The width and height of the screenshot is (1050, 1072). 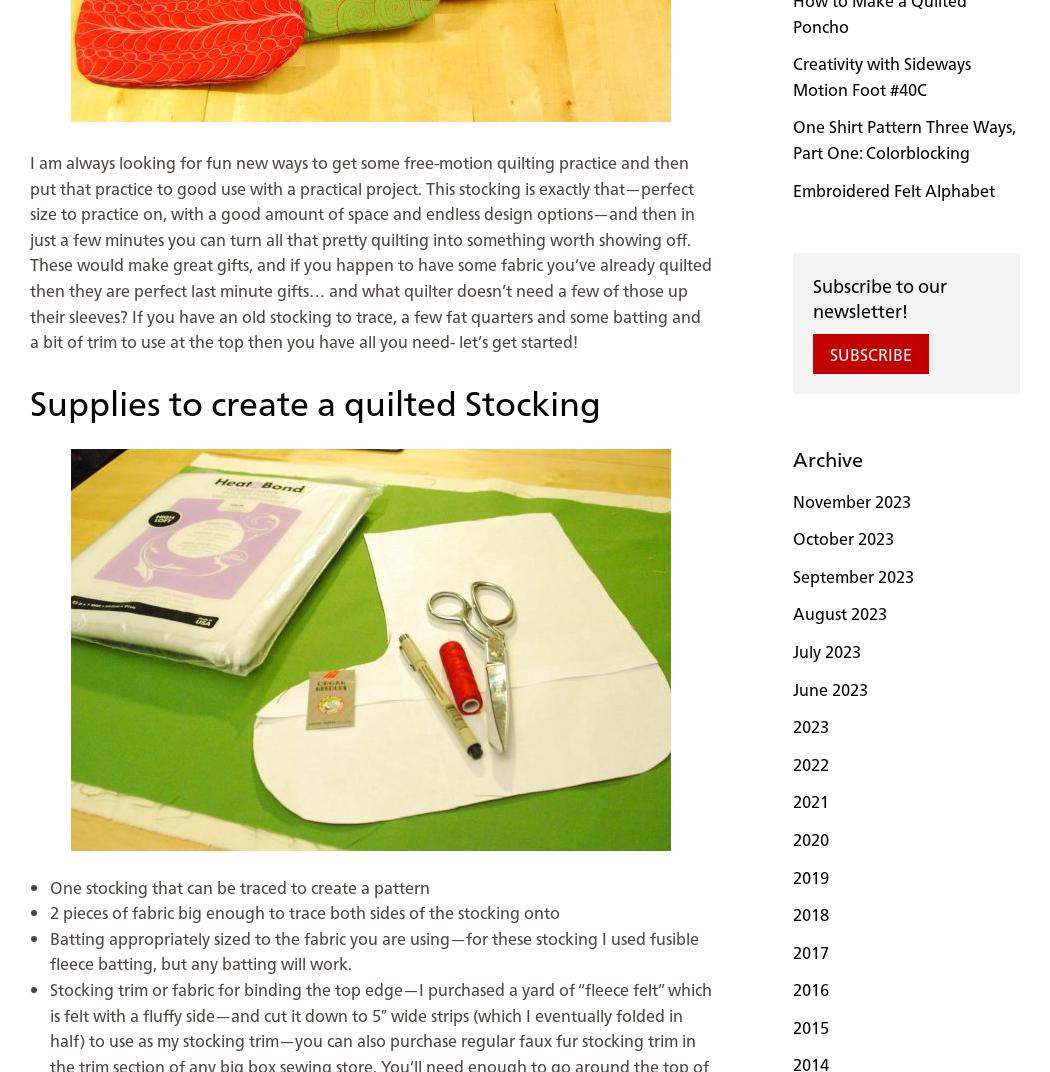 I want to click on 'Our Experts', so click(x=283, y=1004).